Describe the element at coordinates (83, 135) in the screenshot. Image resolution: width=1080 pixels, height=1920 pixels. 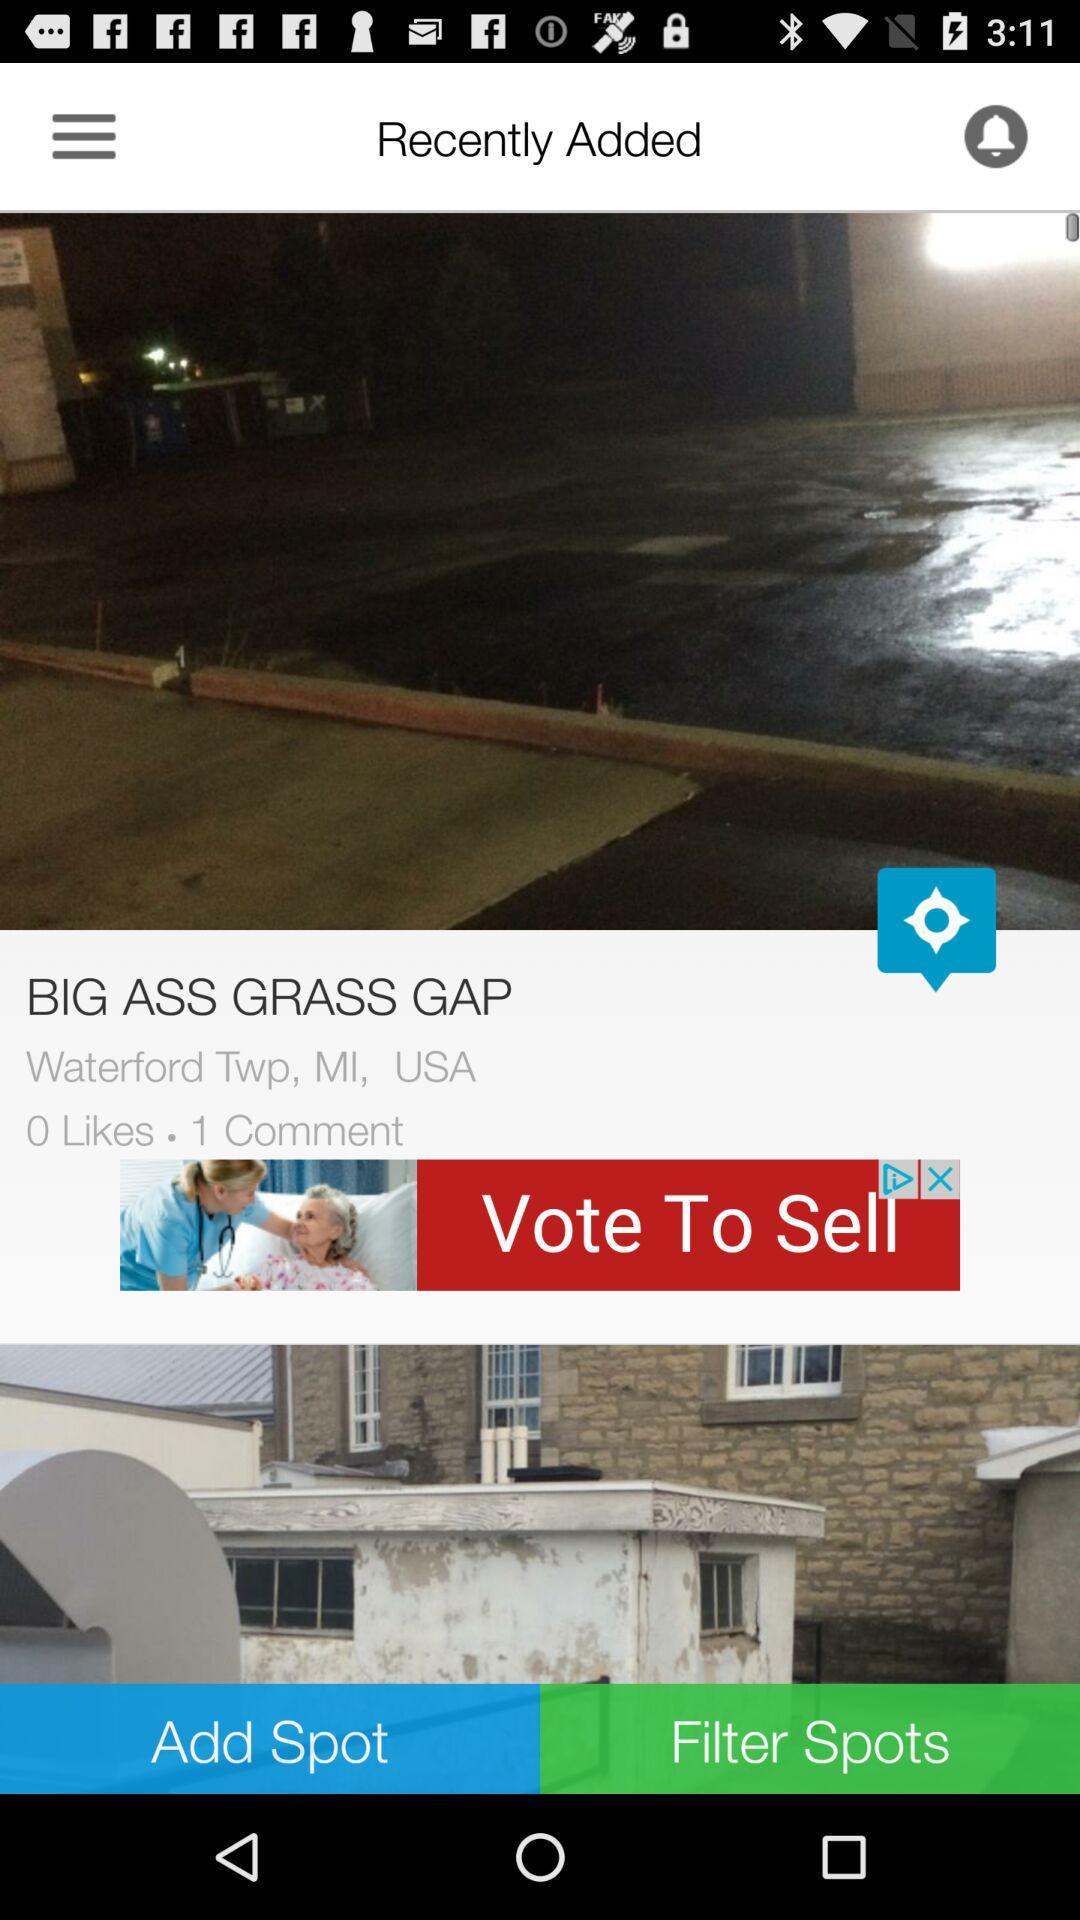
I see `open menu` at that location.